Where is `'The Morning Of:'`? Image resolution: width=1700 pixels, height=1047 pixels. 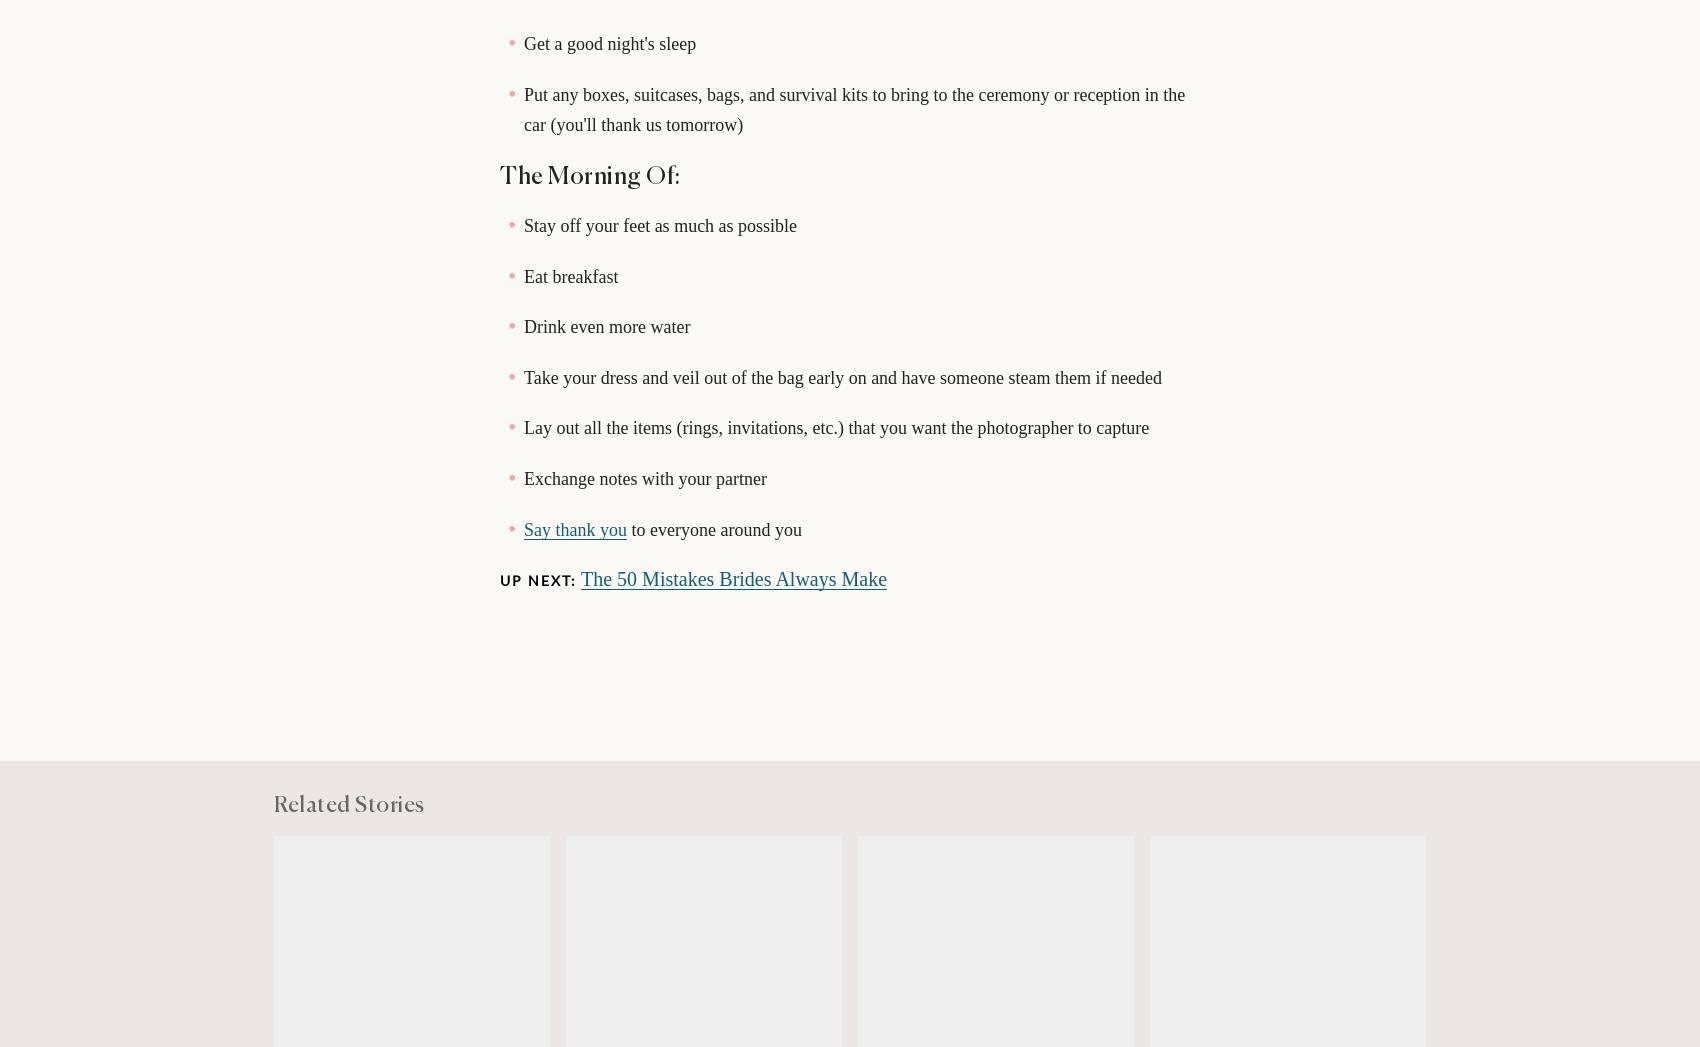 'The Morning Of:' is located at coordinates (499, 176).